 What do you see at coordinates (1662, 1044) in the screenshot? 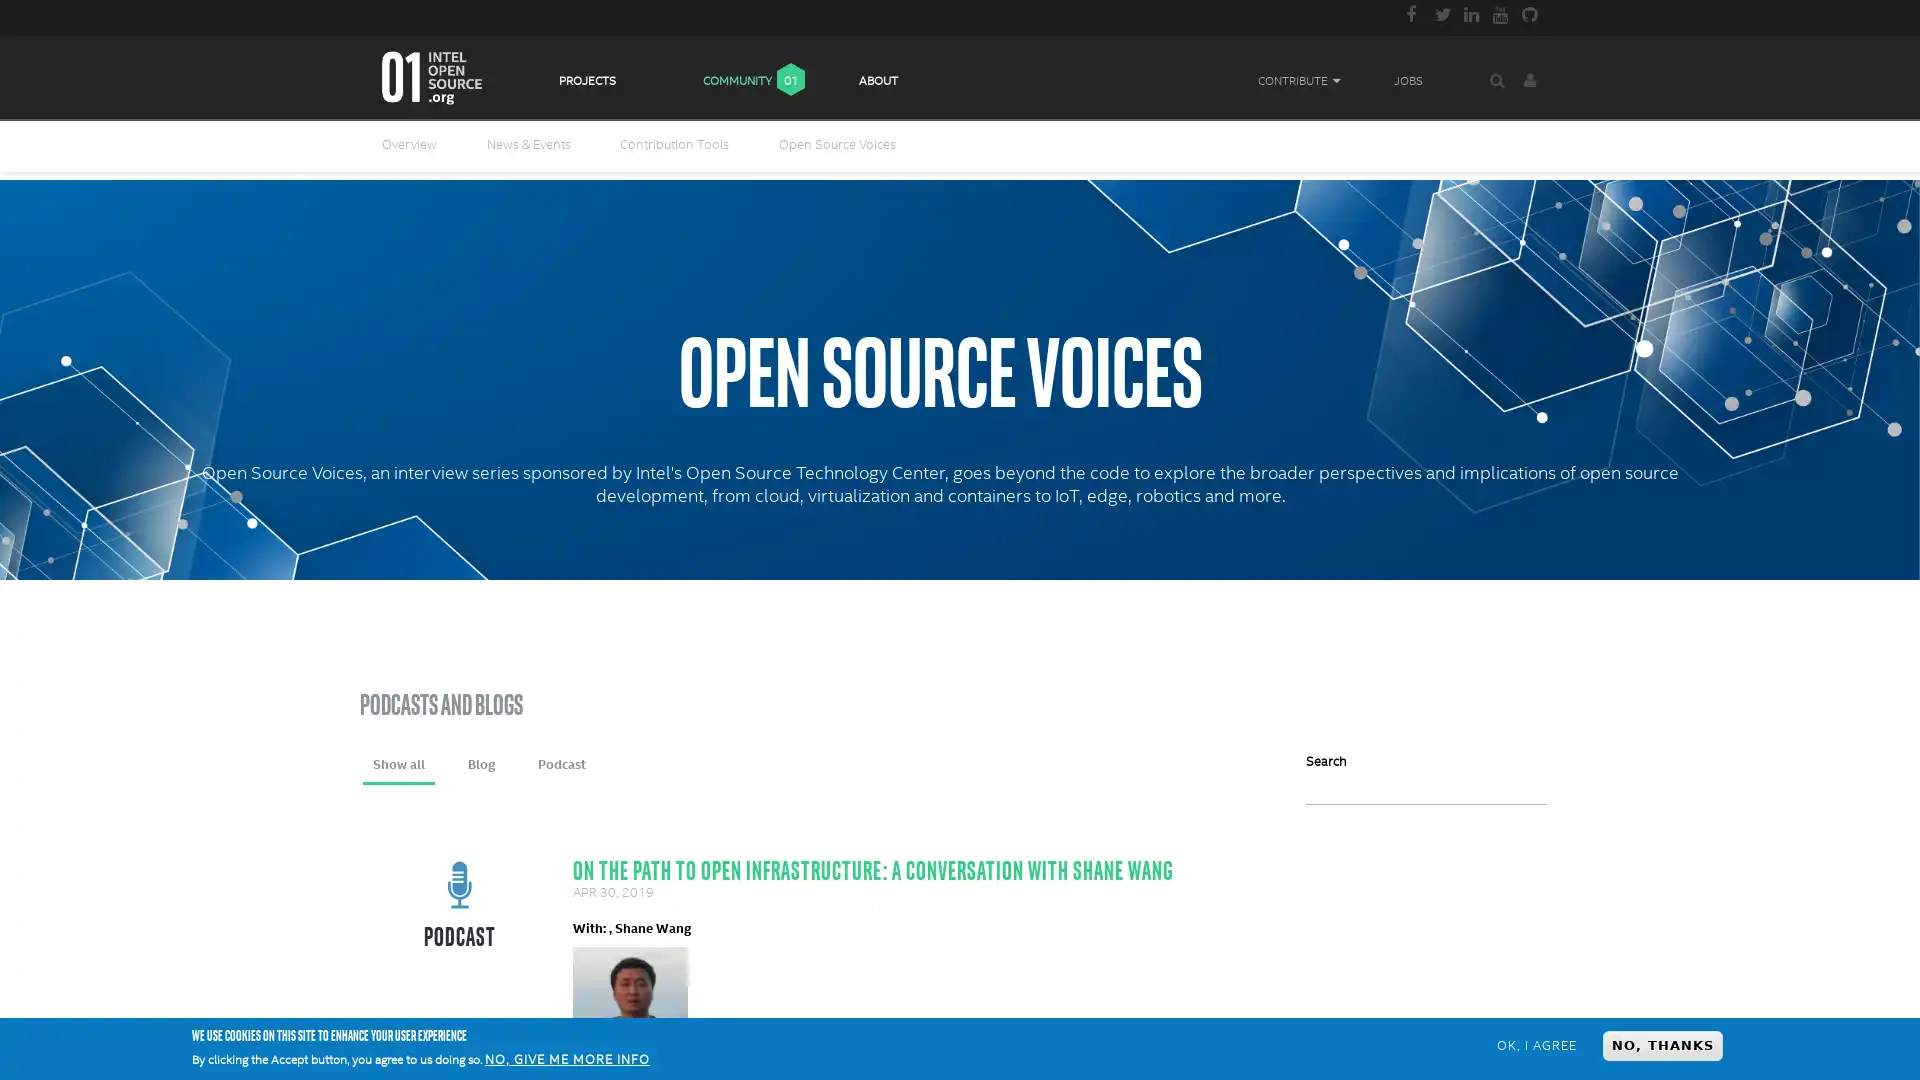
I see `NO, THANKS` at bounding box center [1662, 1044].